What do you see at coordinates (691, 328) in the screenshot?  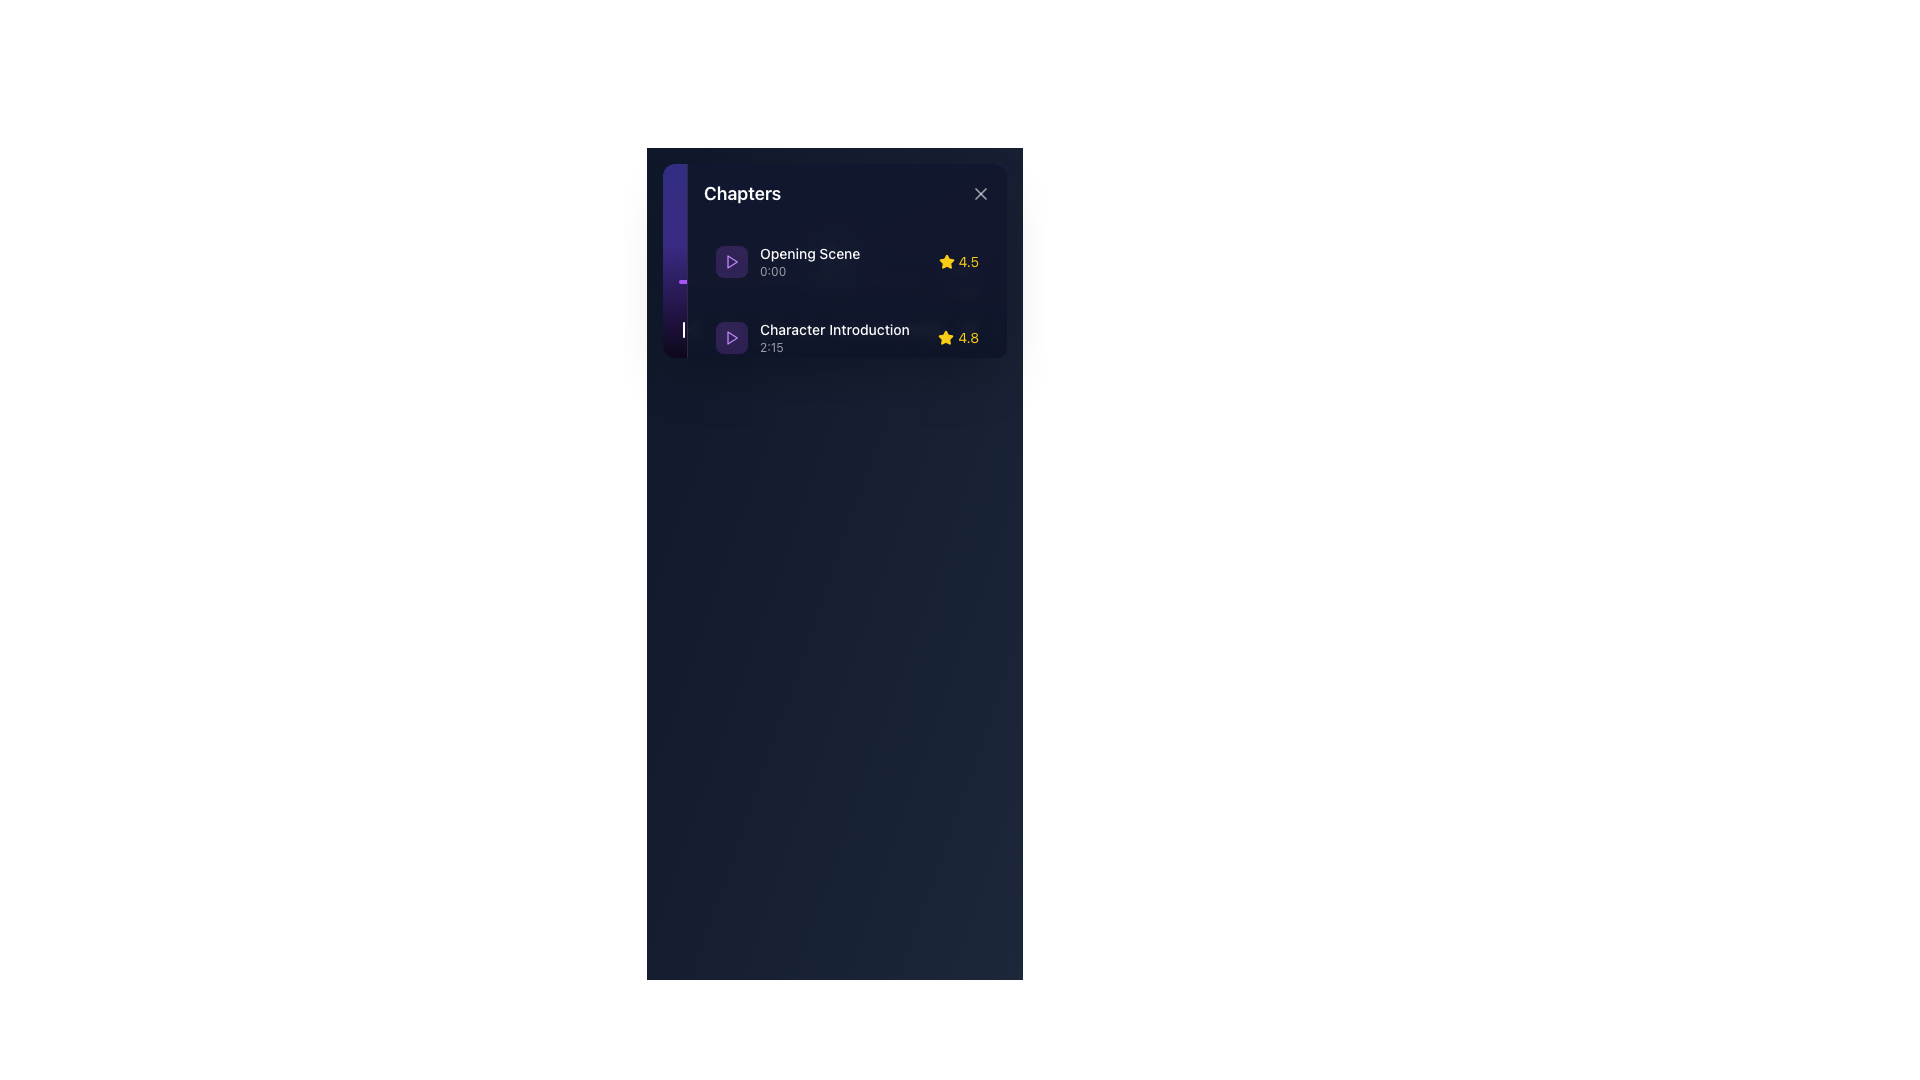 I see `the first circular button located at the far left of the button bar in the sidebar` at bounding box center [691, 328].